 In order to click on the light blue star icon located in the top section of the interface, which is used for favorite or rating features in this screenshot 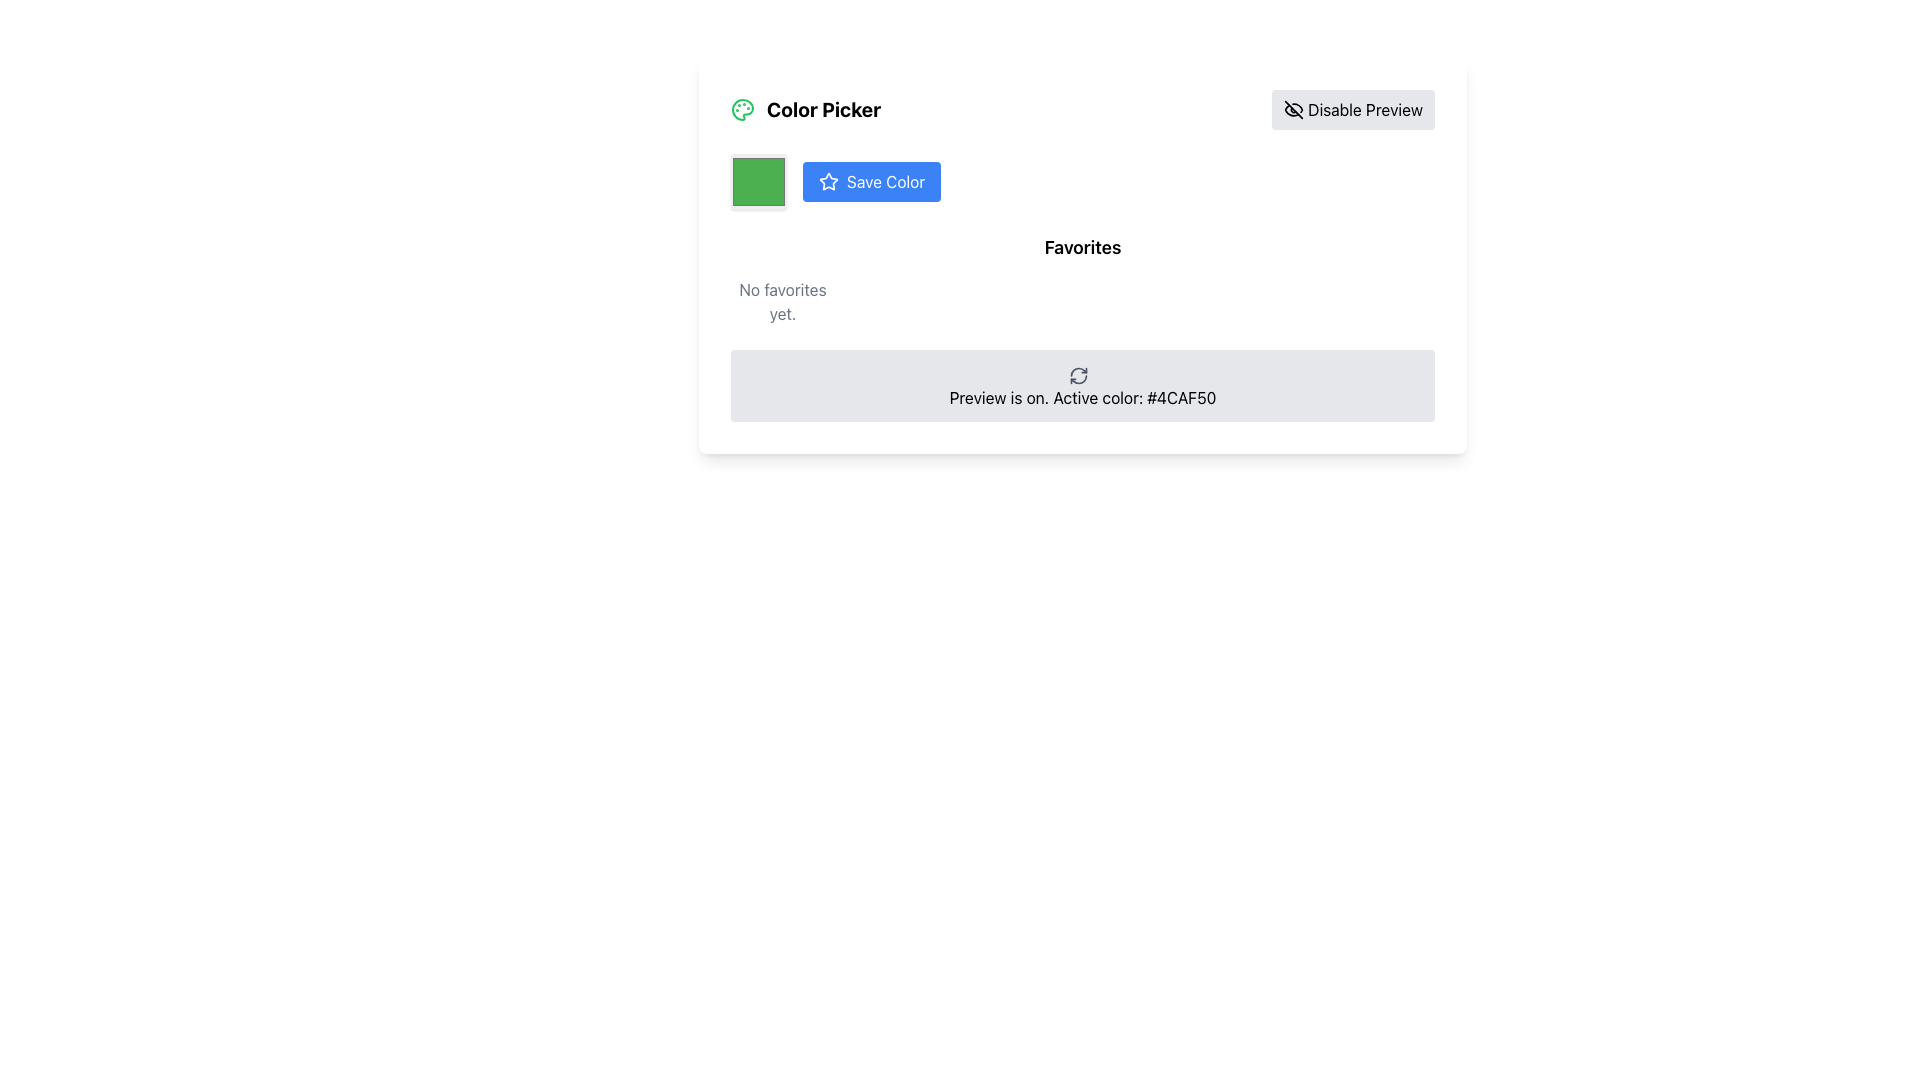, I will do `click(829, 181)`.